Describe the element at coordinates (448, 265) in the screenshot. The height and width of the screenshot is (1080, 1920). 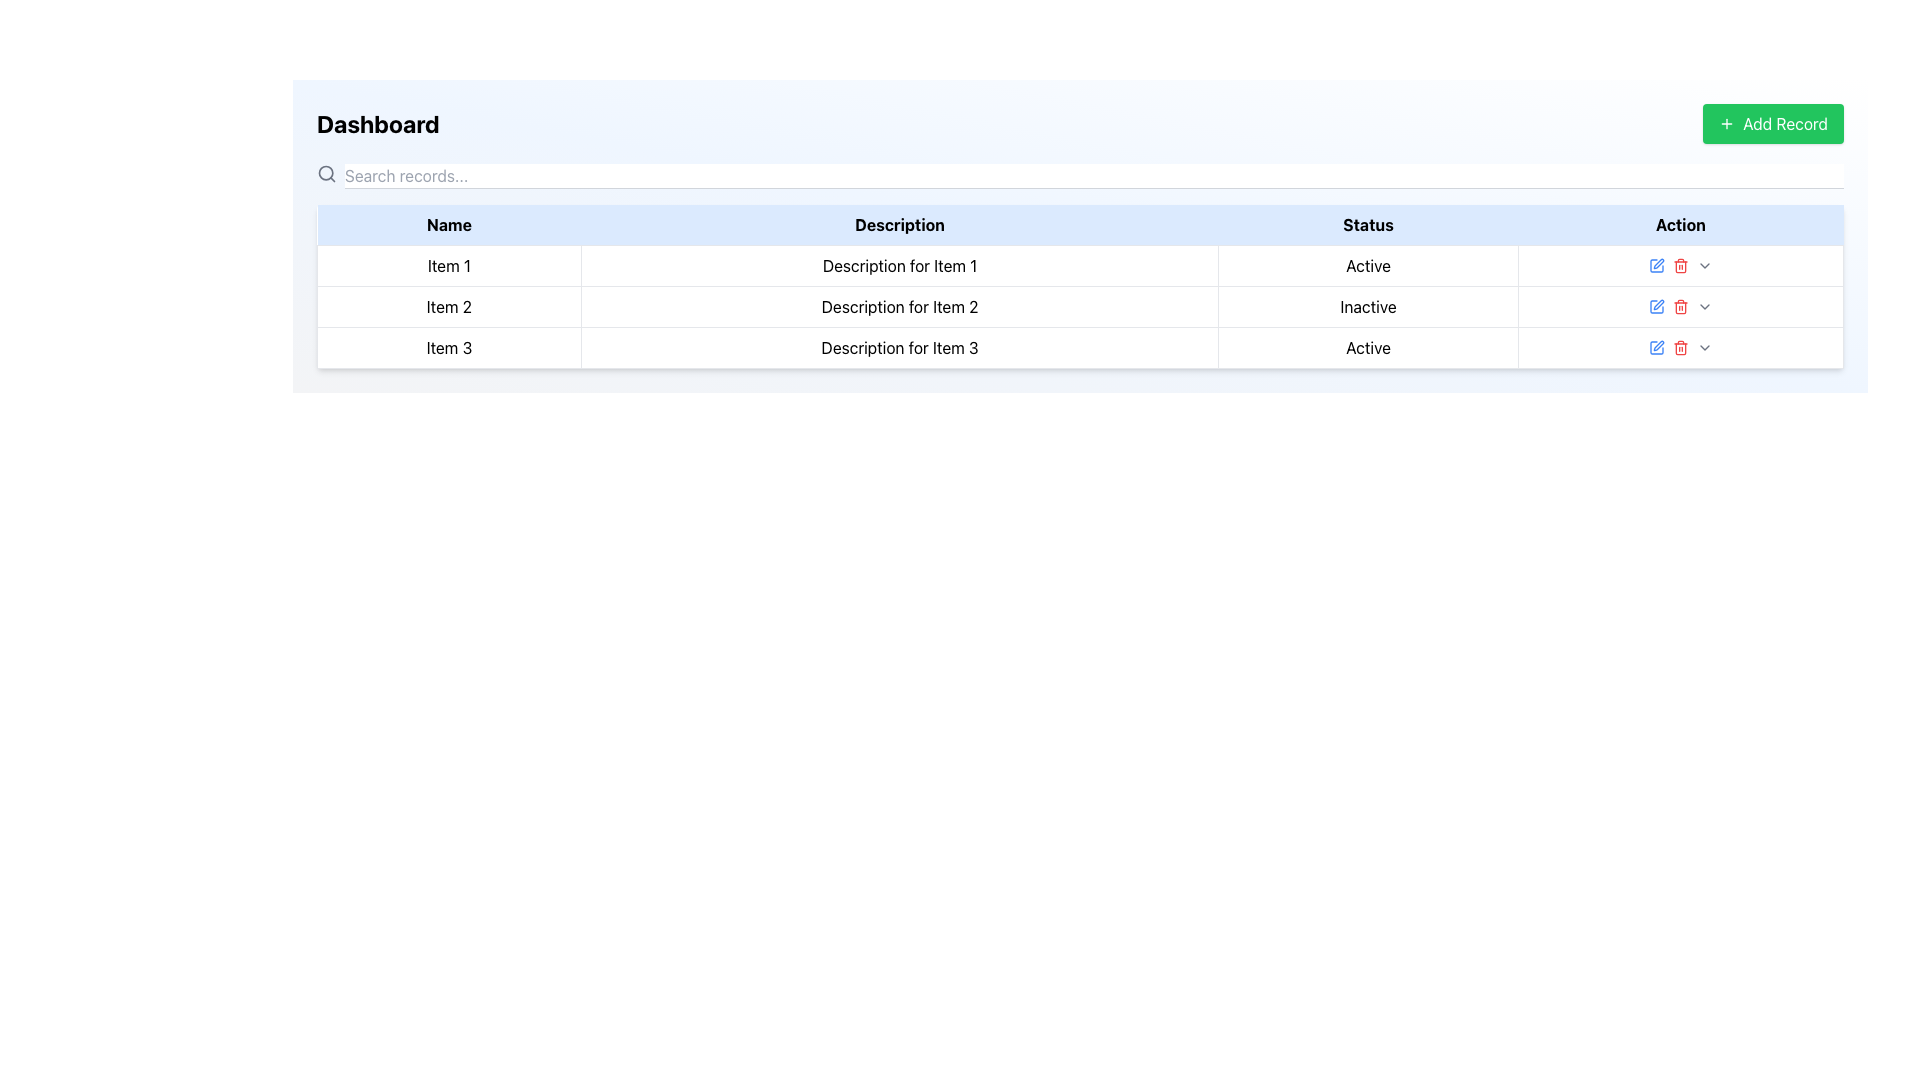
I see `the Text Label displaying 'Item 1' located in the first row under the 'Name' column of the table` at that location.